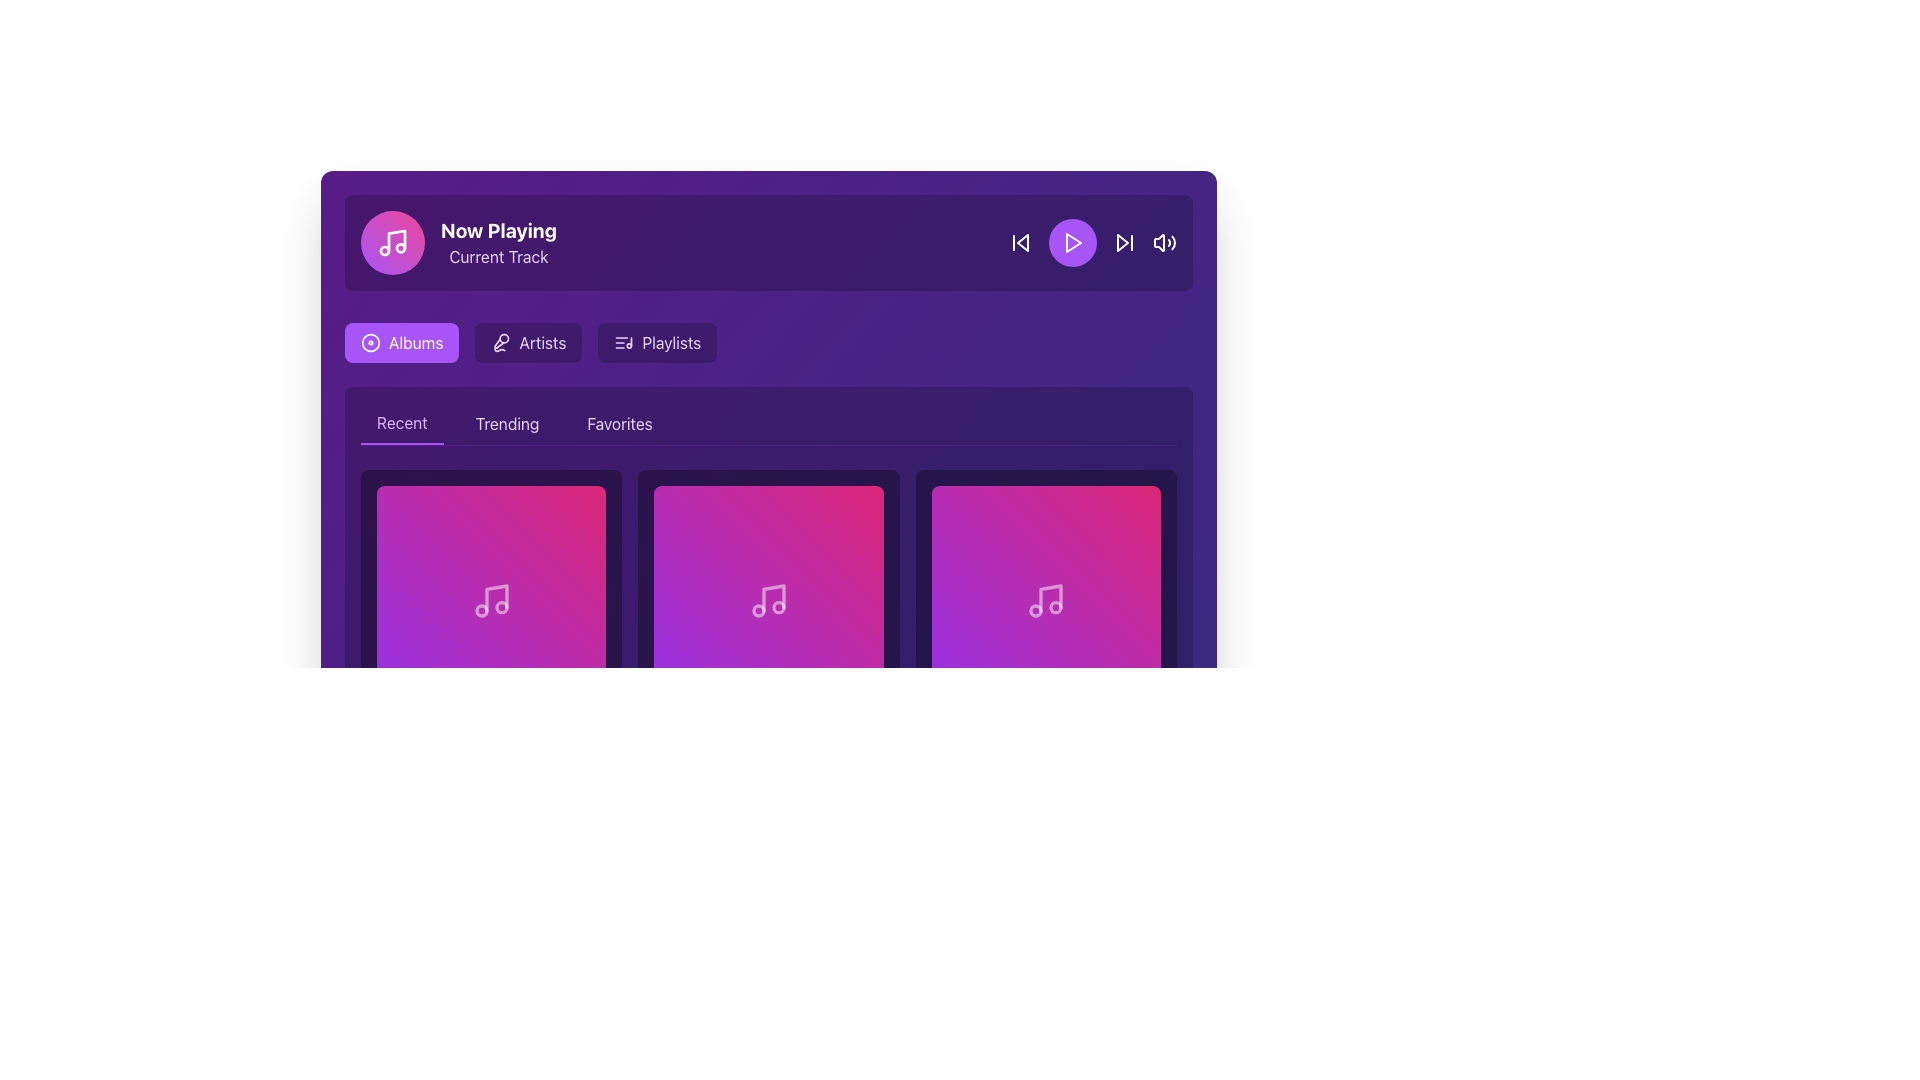  Describe the element at coordinates (501, 342) in the screenshot. I see `the 'Artists' icon located in the header navigation bar` at that location.